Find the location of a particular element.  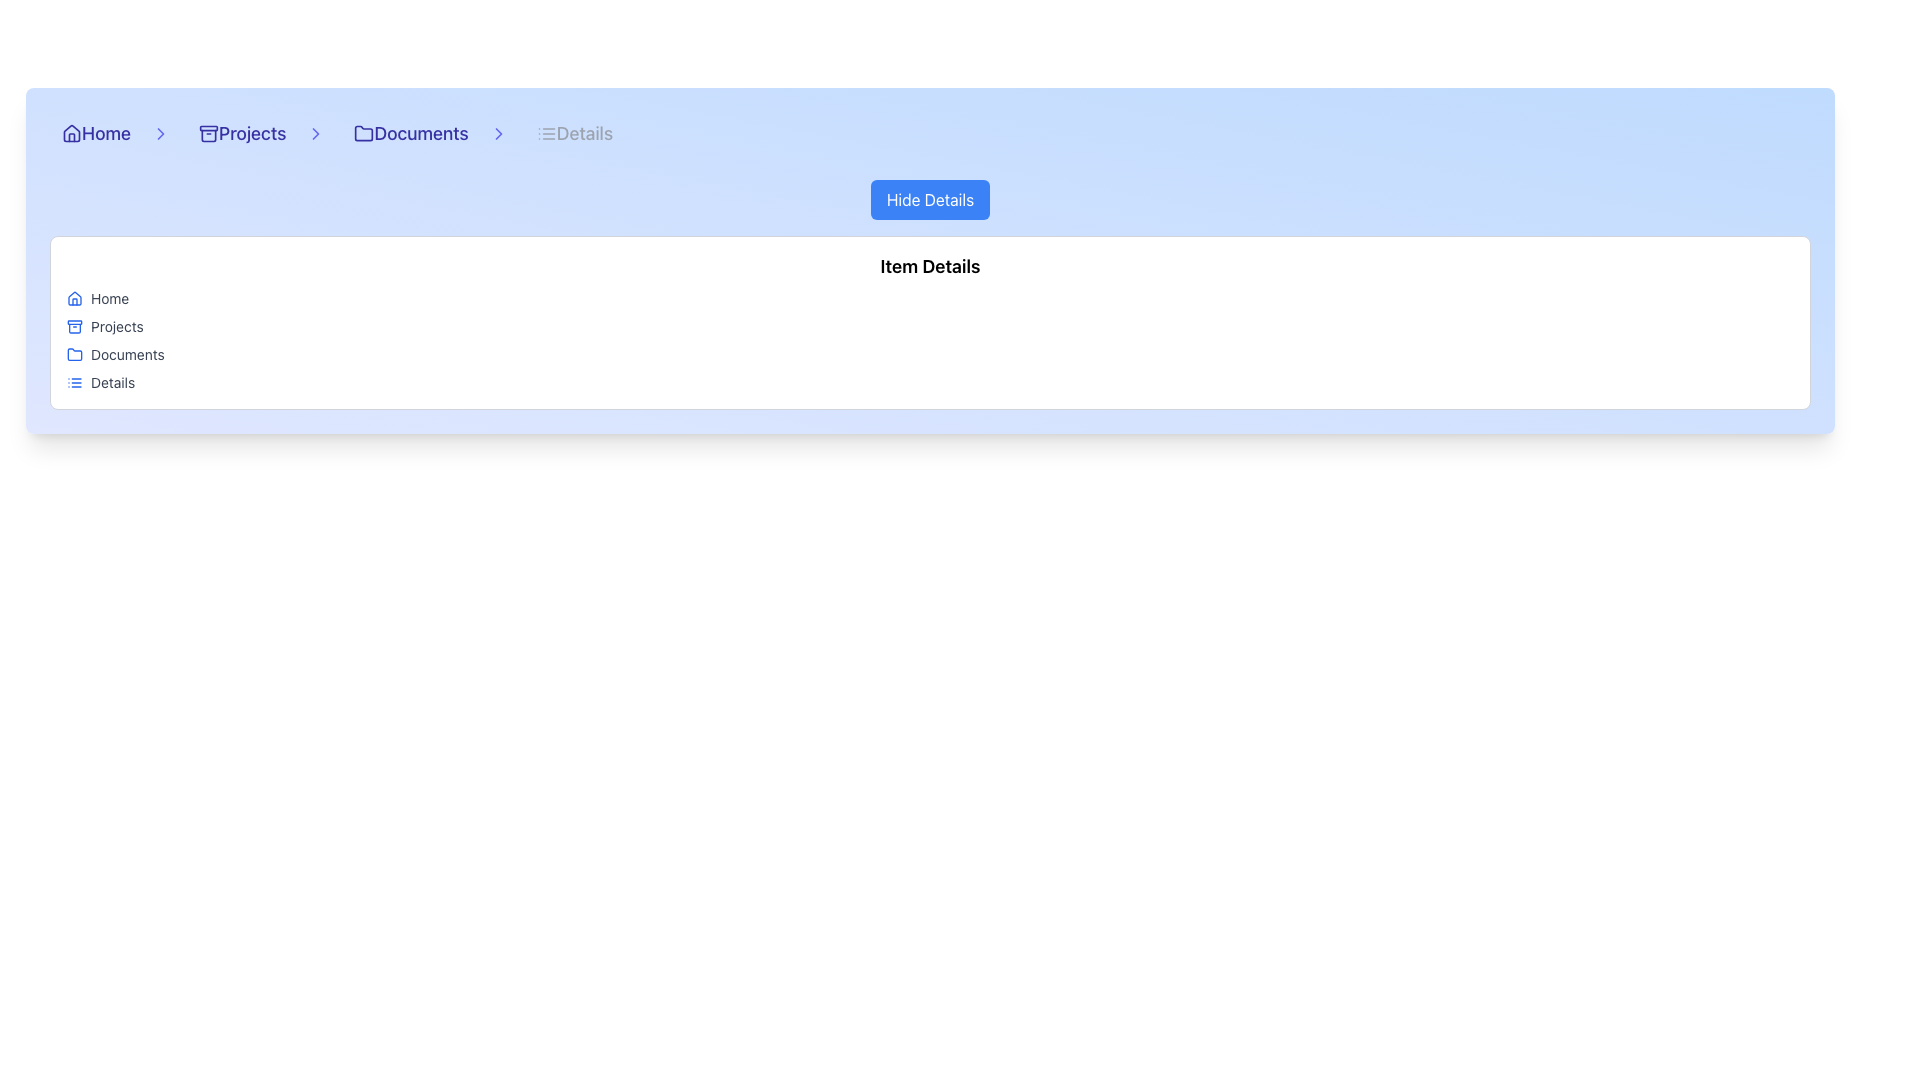

the 'Documents' text link in the breadcrumb navigation bar, which is positioned between 'Projects' and 'Details' is located at coordinates (420, 134).